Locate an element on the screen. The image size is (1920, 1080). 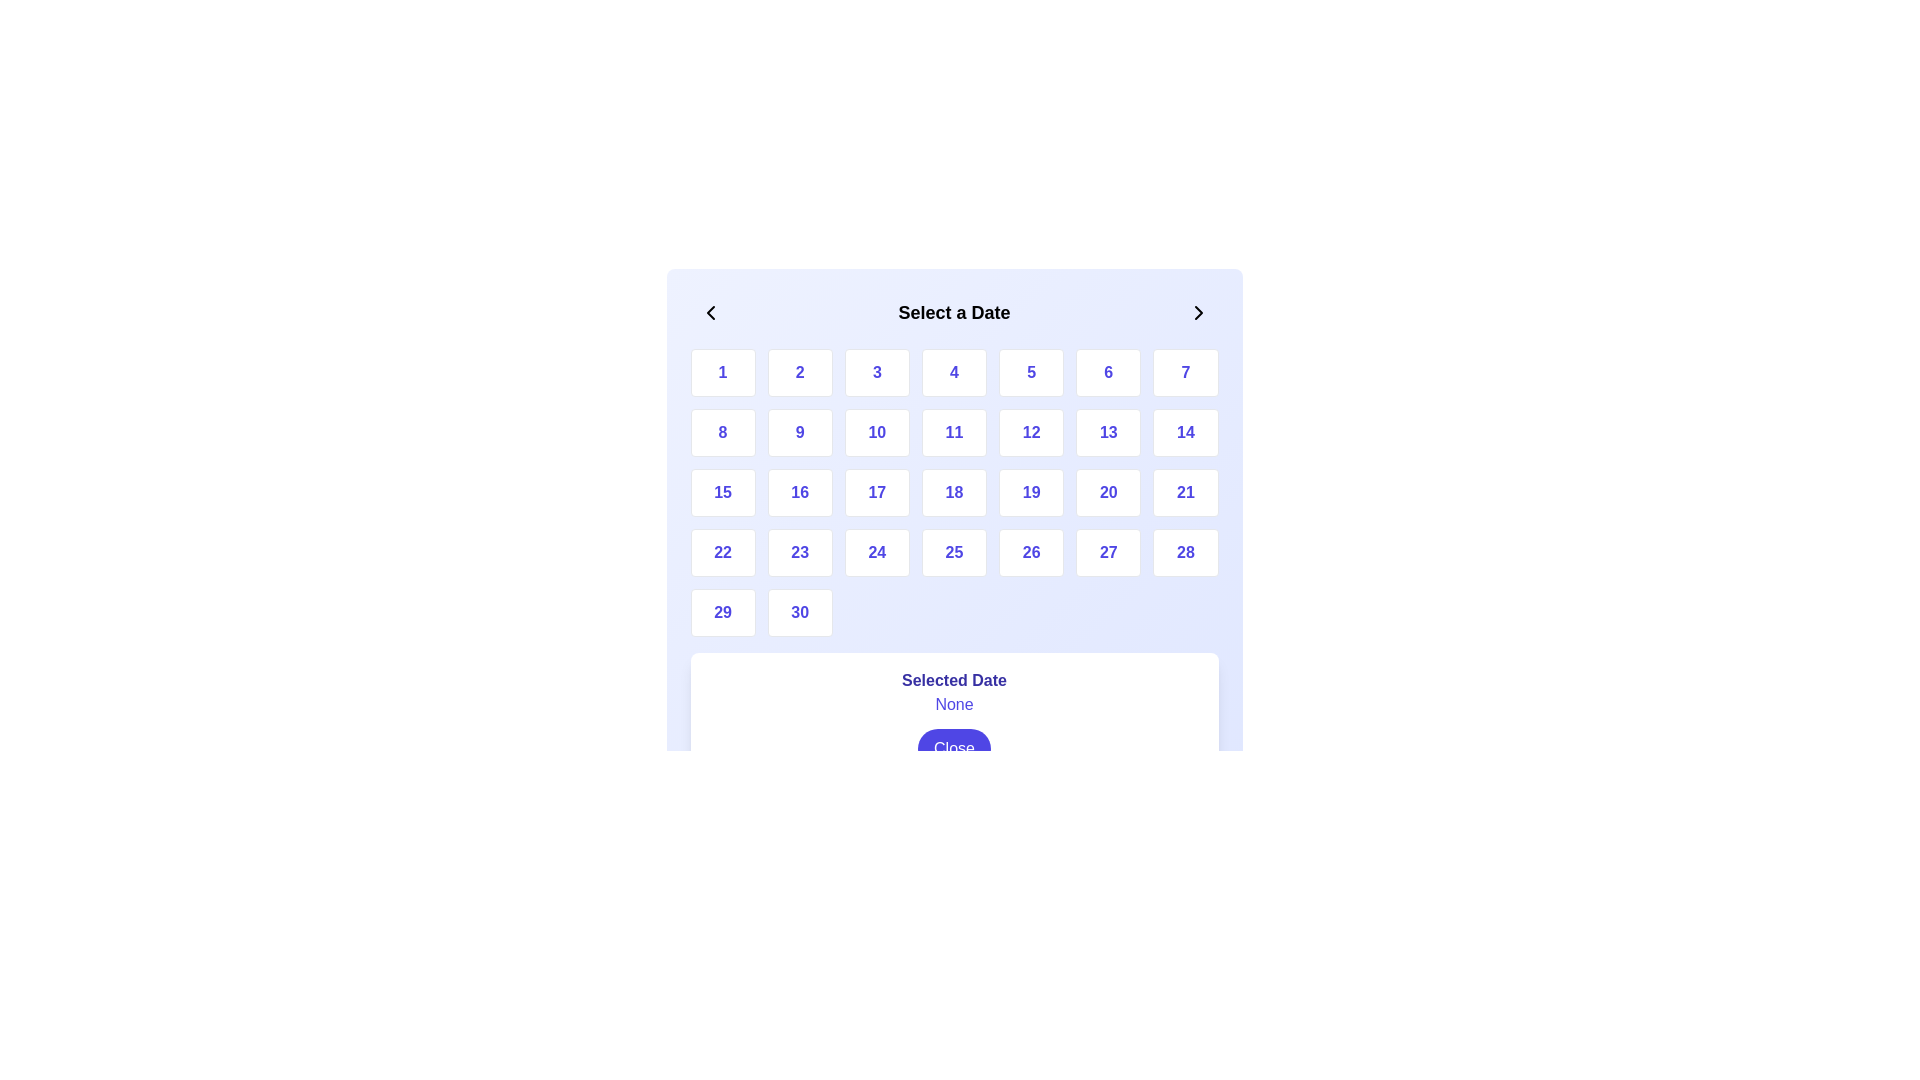
the date selection button representing the date '25' located in the fifth row and fourth column of the calendar grid is located at coordinates (953, 552).